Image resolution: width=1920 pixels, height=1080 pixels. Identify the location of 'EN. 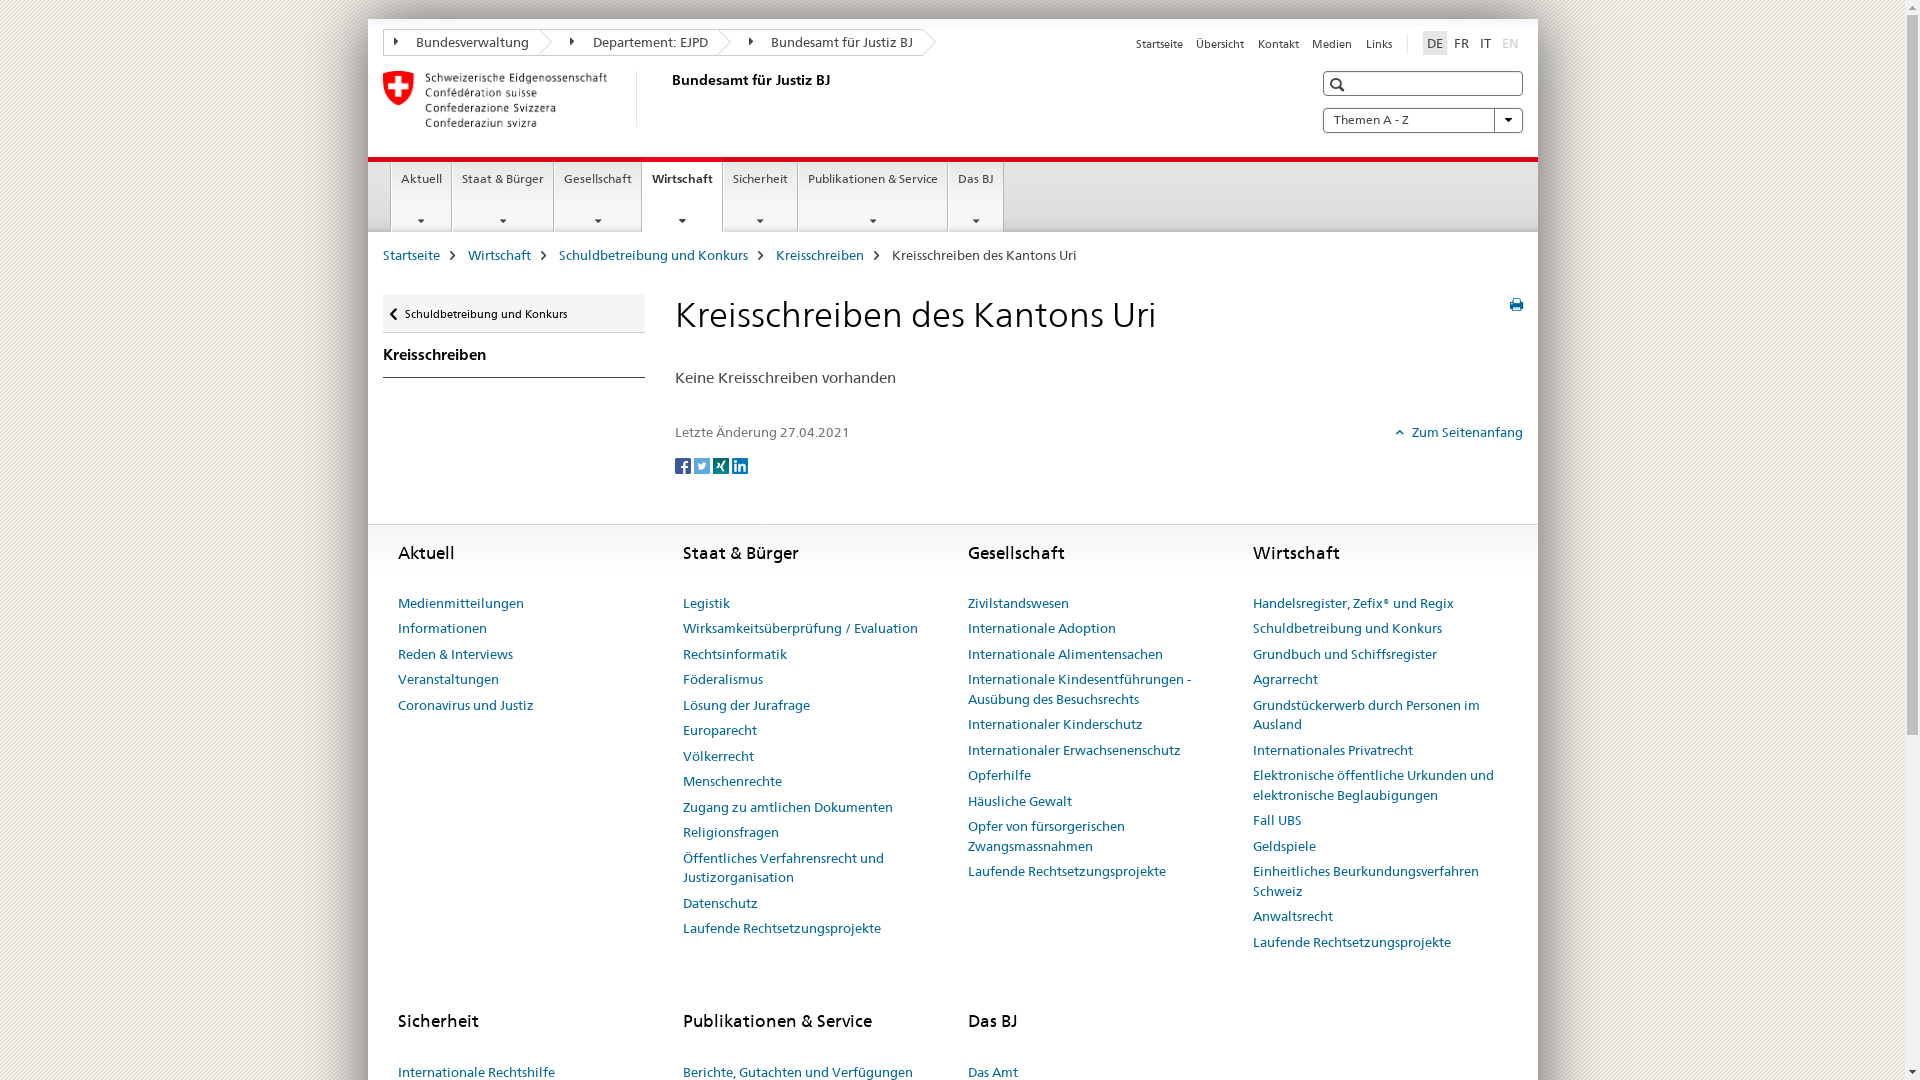
(1510, 42).